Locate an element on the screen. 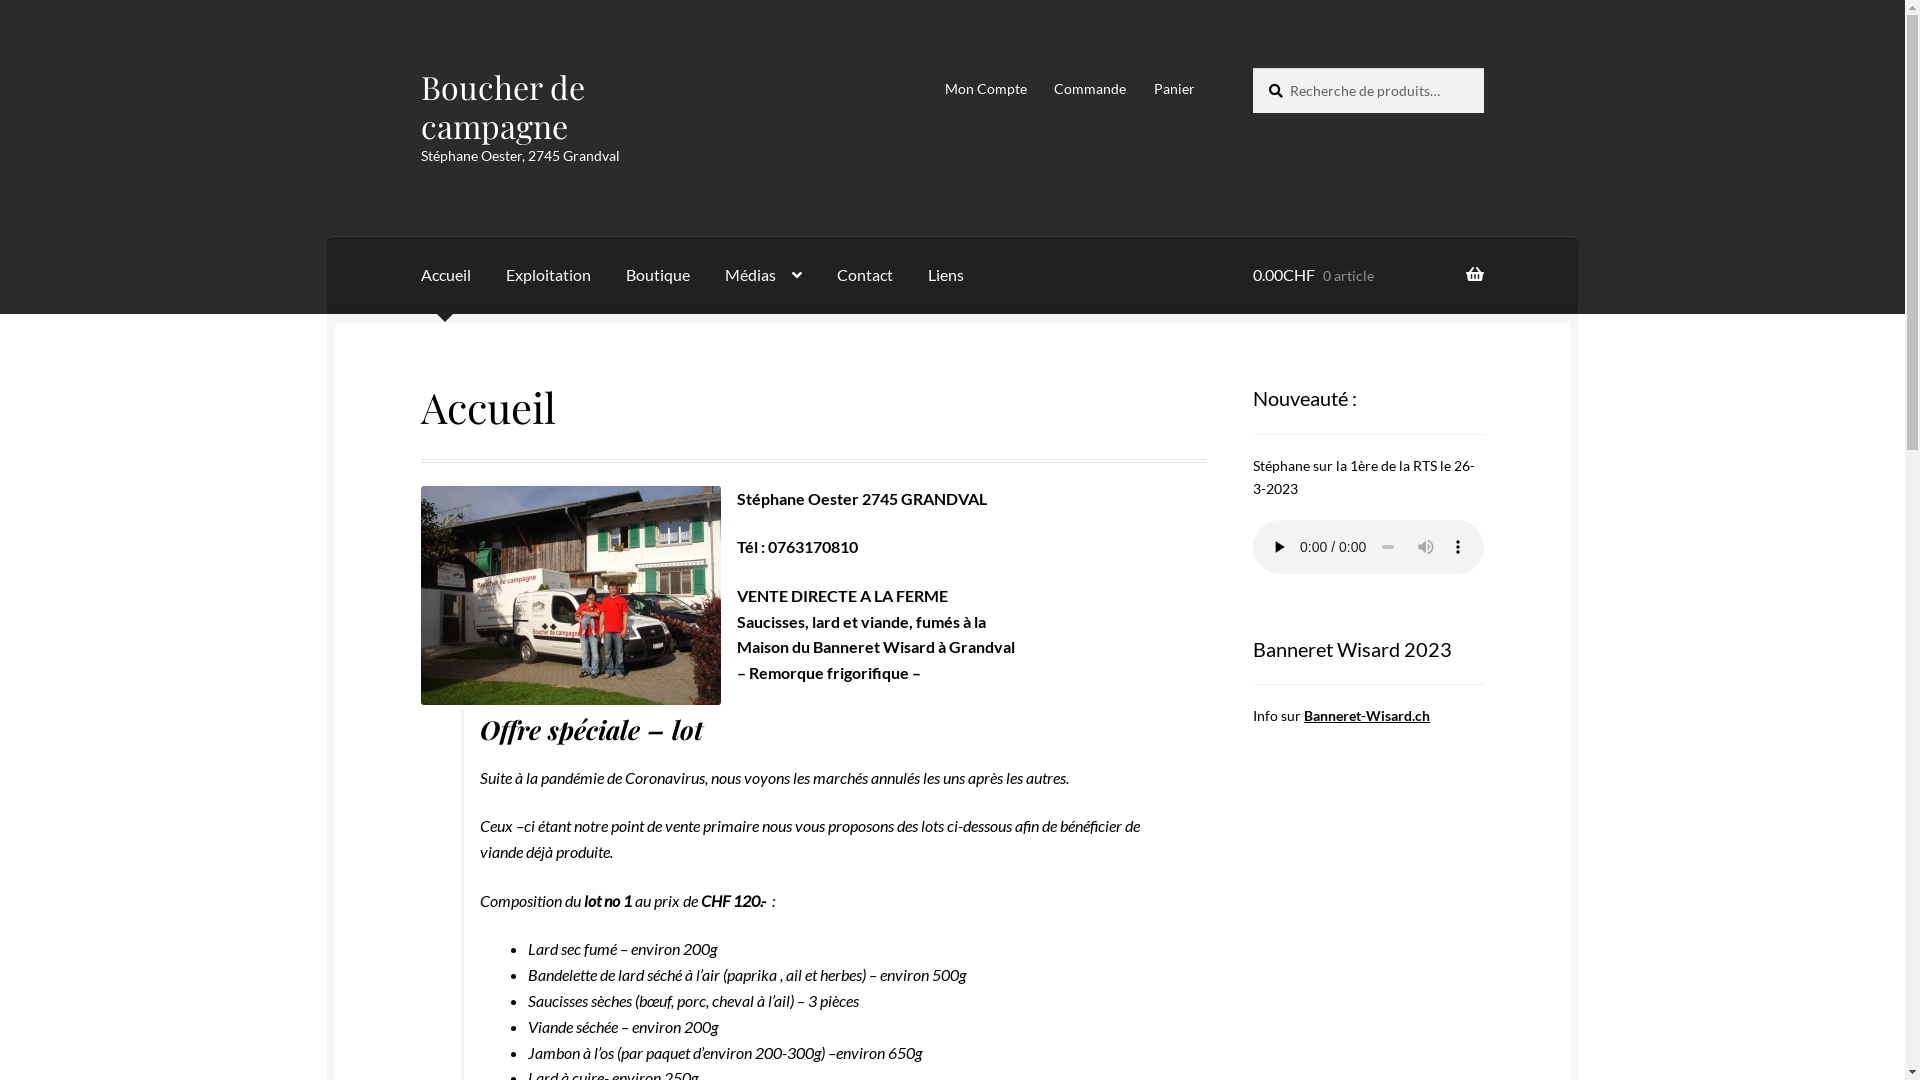 Image resolution: width=1920 pixels, height=1080 pixels. '0.00CHF 0 article' is located at coordinates (1367, 274).